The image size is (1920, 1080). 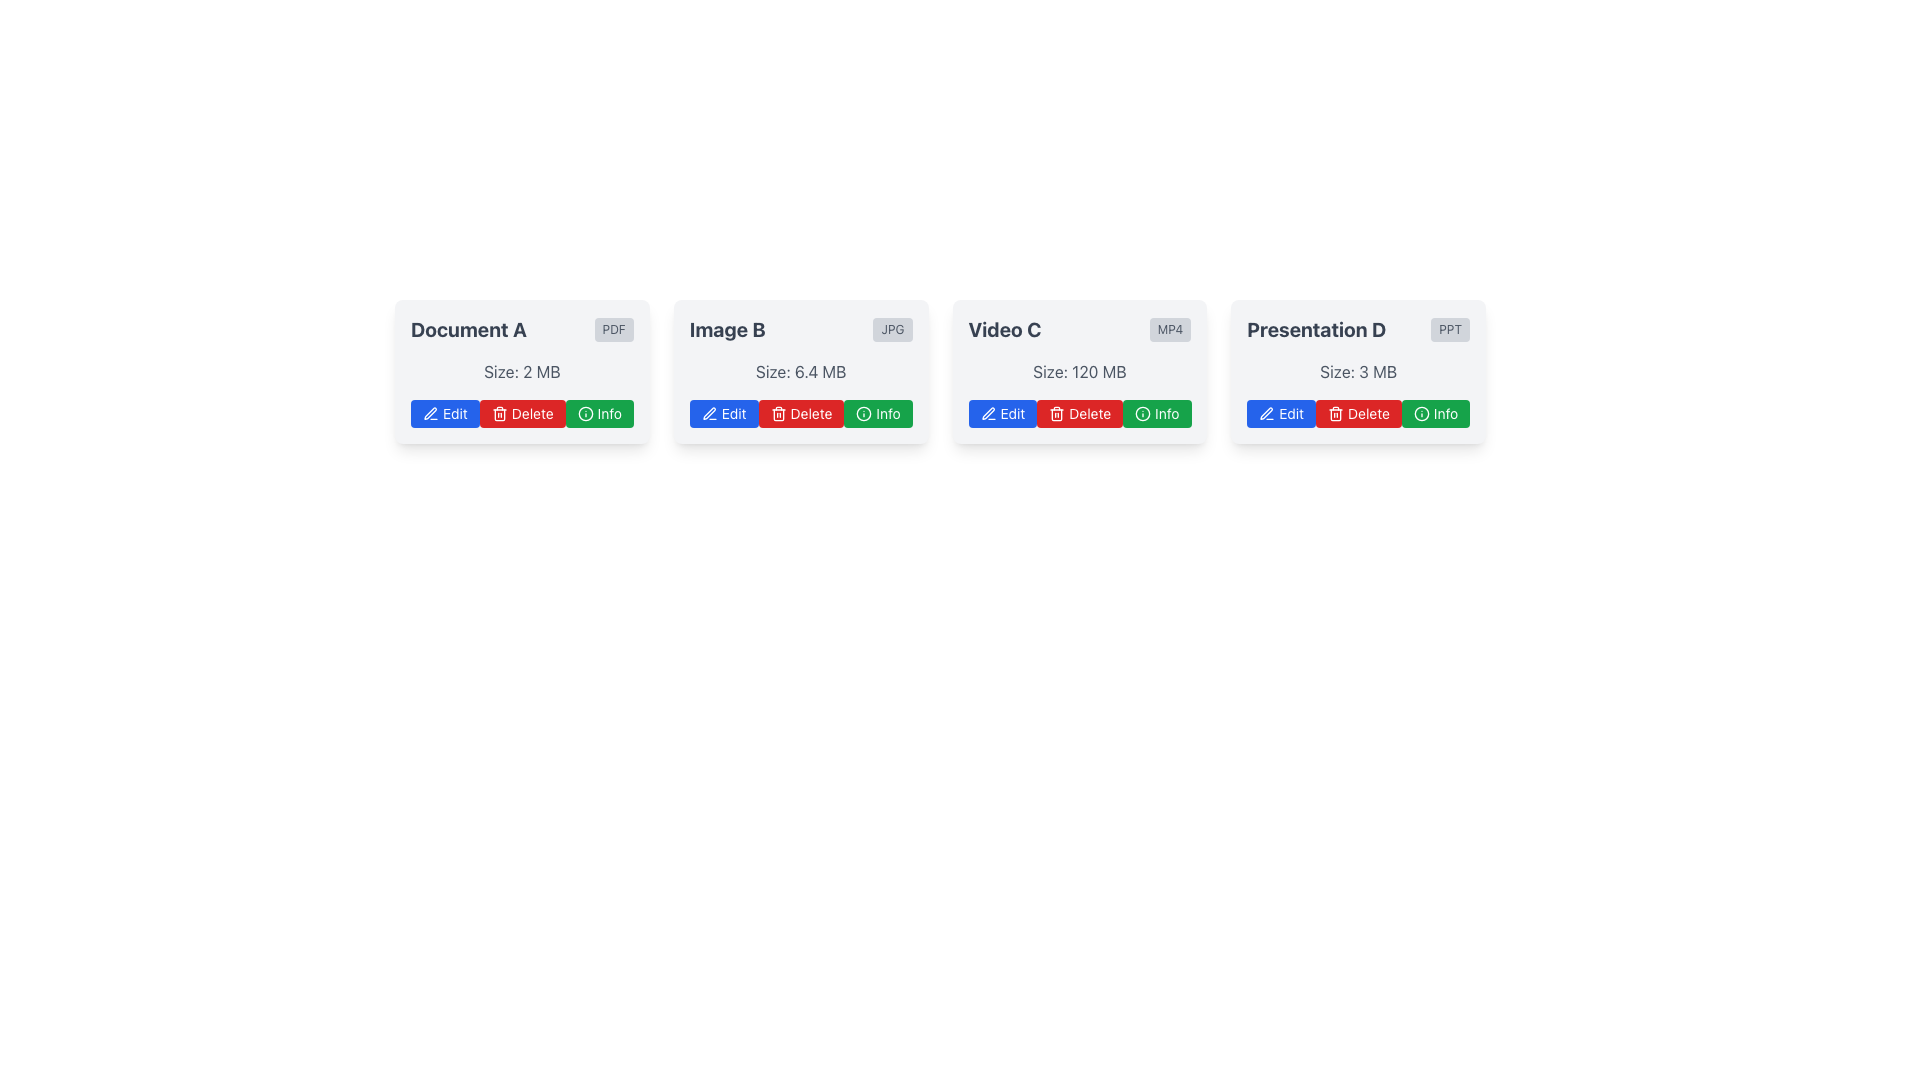 I want to click on the Text label that informs the user about the size of the associated video file located in the third card representing 'Video C', positioned below the title 'Video C', so click(x=1078, y=371).